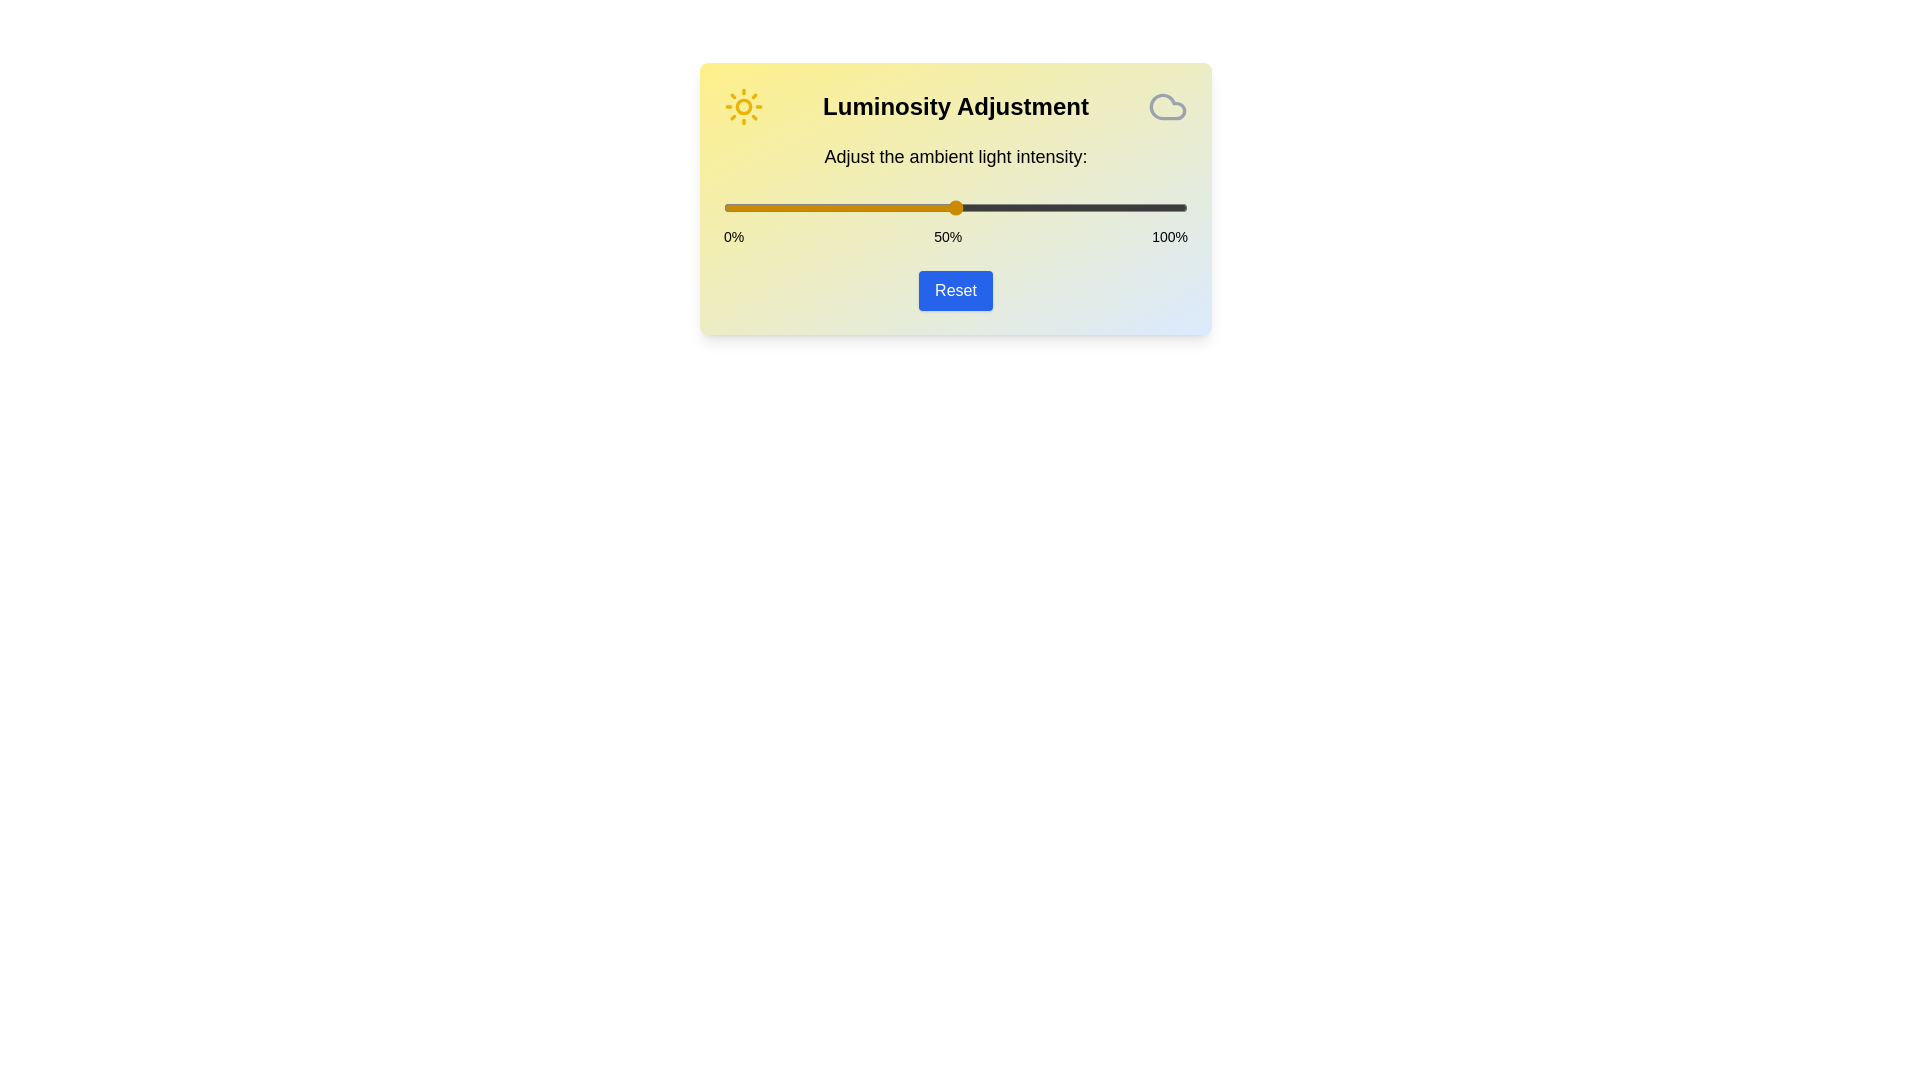  I want to click on the text 'Adjust the ambient light intensity:' for copying or interaction, so click(954, 156).